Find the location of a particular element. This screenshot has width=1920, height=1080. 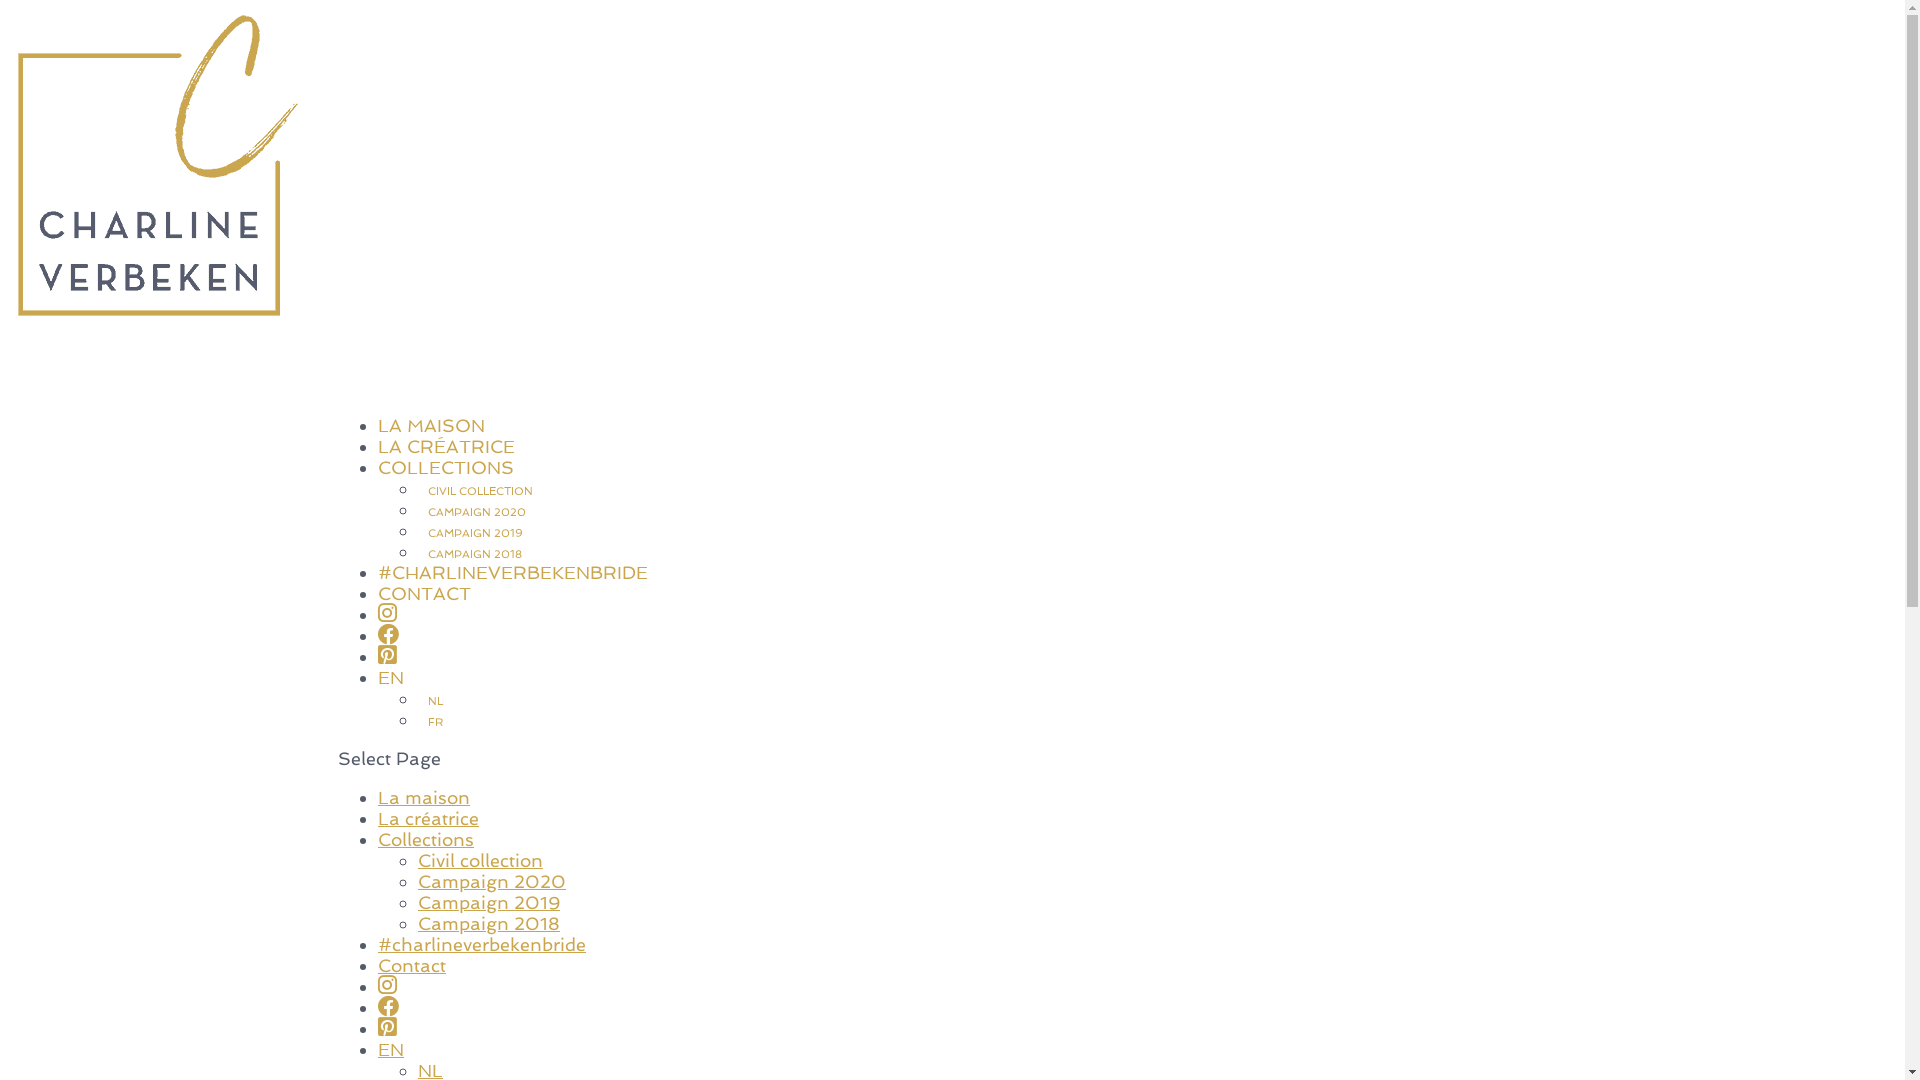

'CAMPAIGN 2018' is located at coordinates (474, 554).